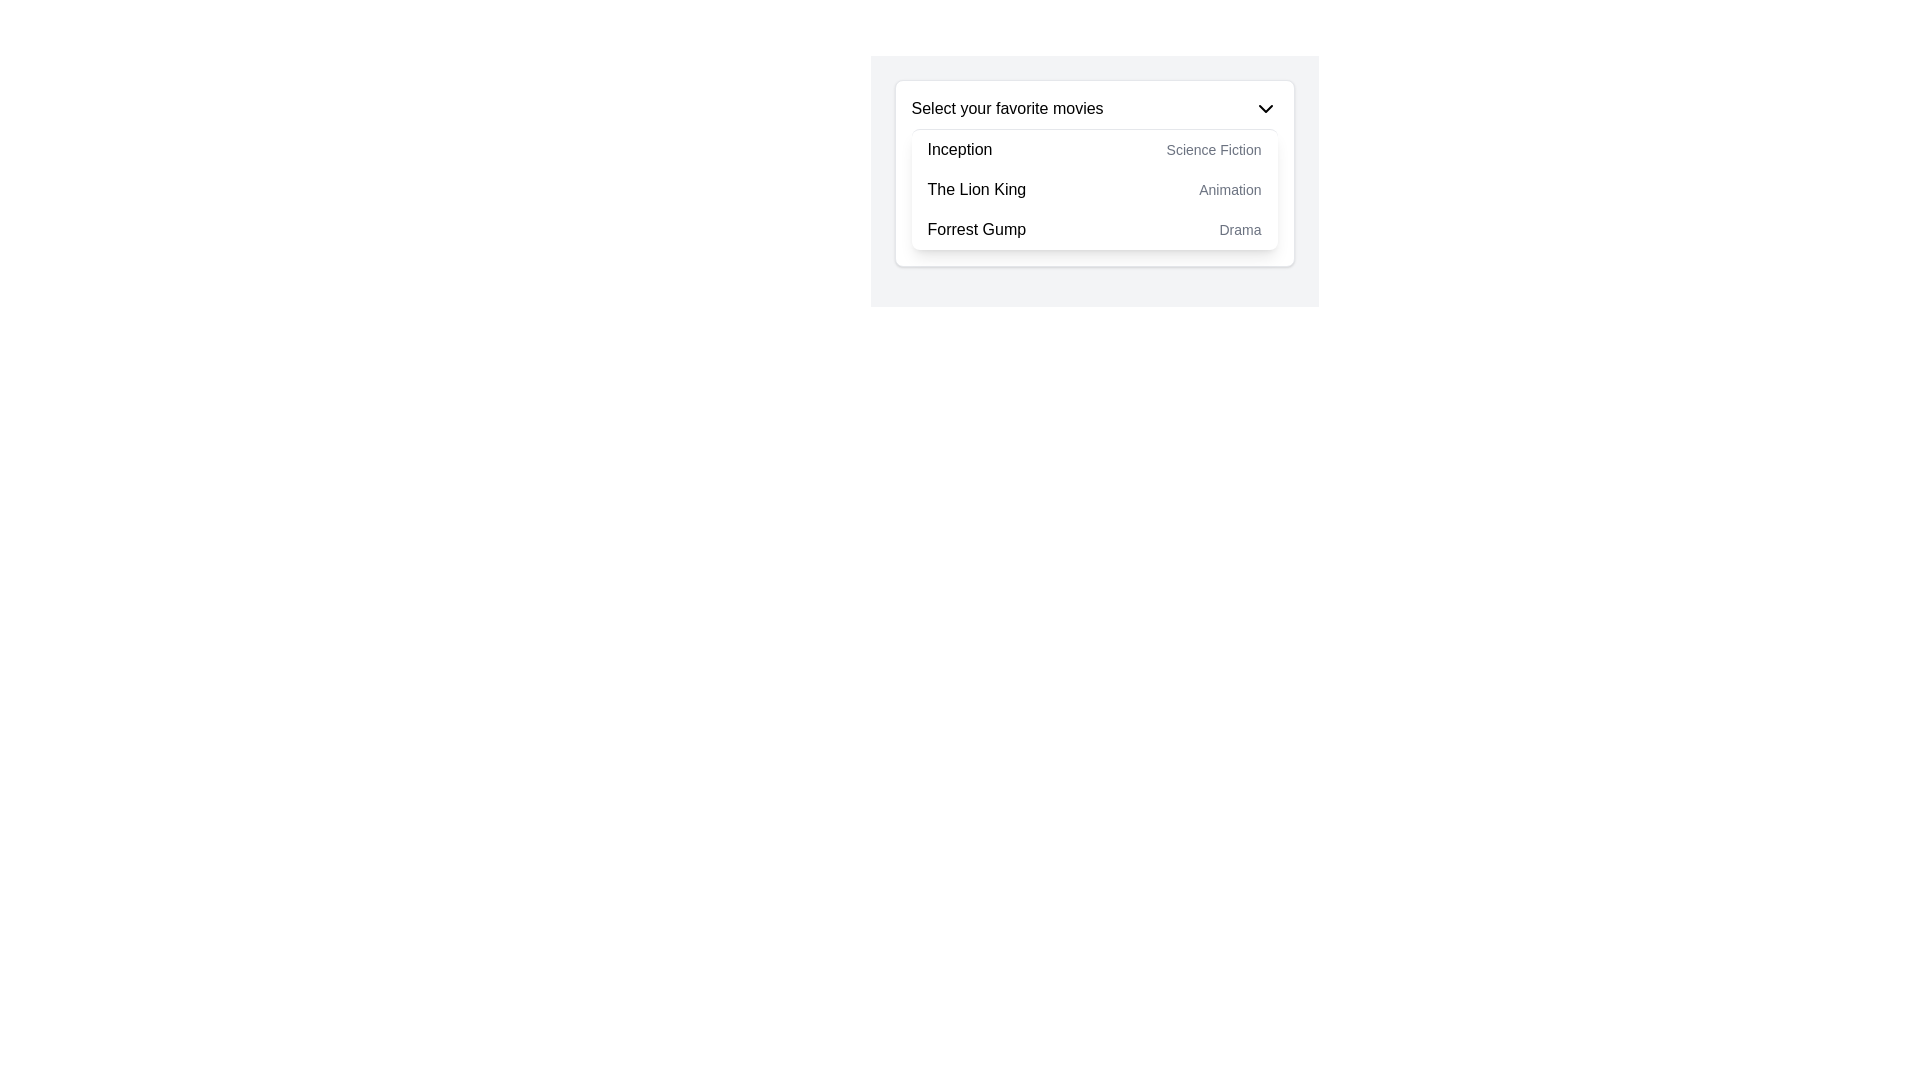 This screenshot has height=1080, width=1920. Describe the element at coordinates (1229, 189) in the screenshot. I see `text label indicating the genre of the movie 'The Lion King' located to the right of its title within the dropdown menu under 'Select your favorite movies.'` at that location.